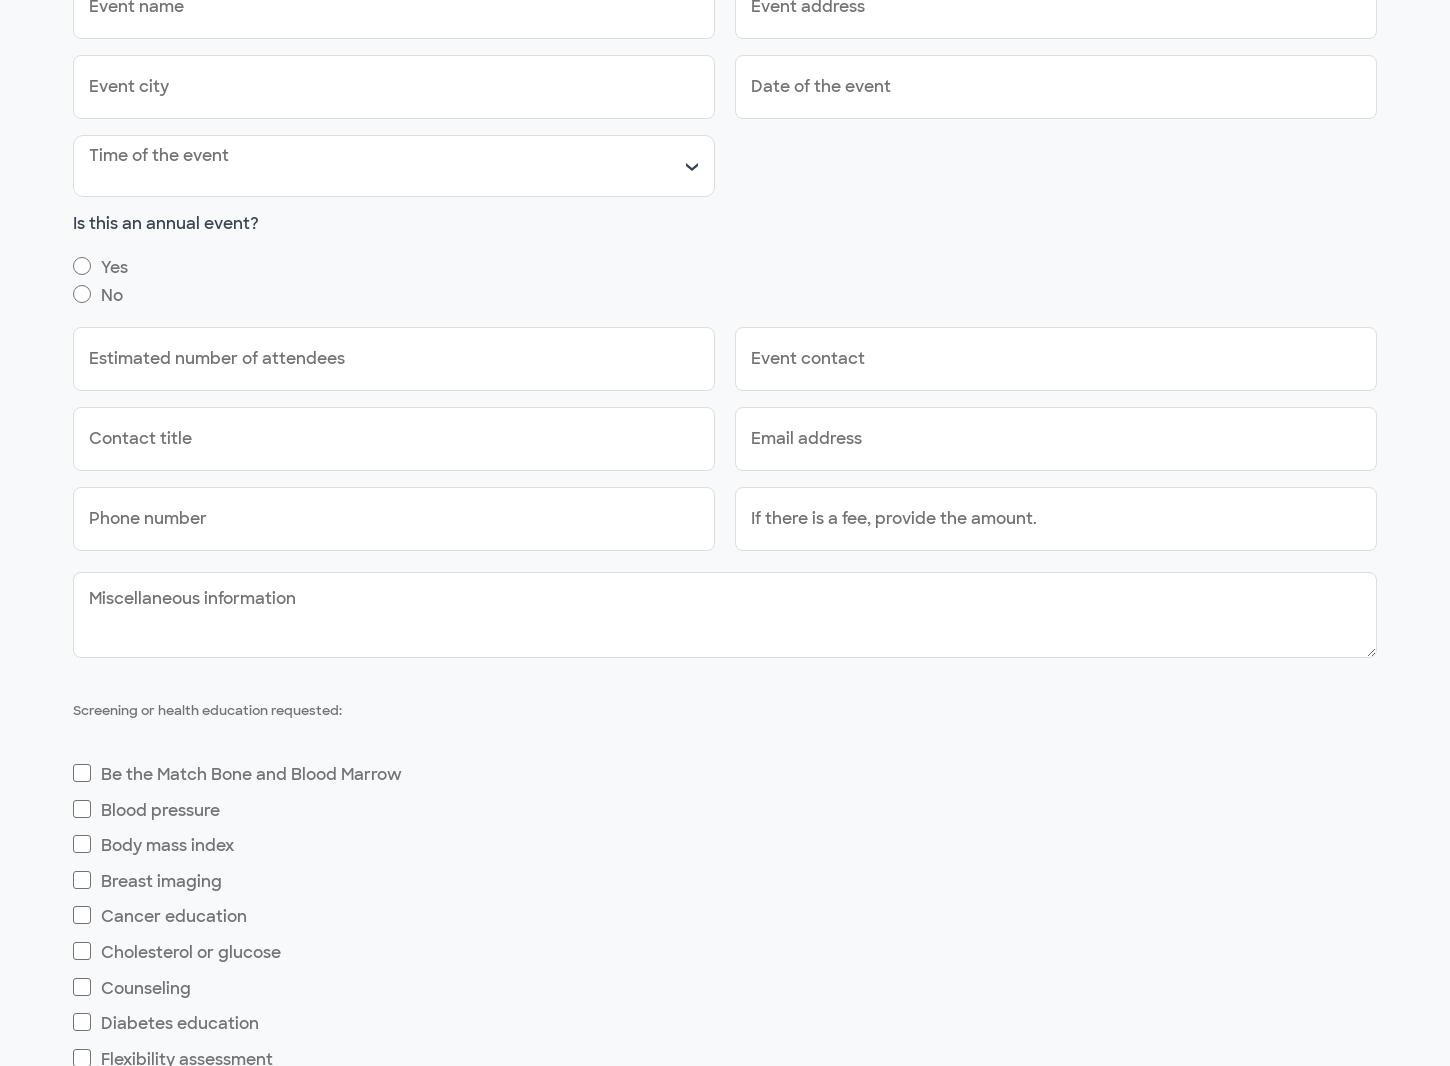  What do you see at coordinates (165, 222) in the screenshot?
I see `'Is this an annual event?'` at bounding box center [165, 222].